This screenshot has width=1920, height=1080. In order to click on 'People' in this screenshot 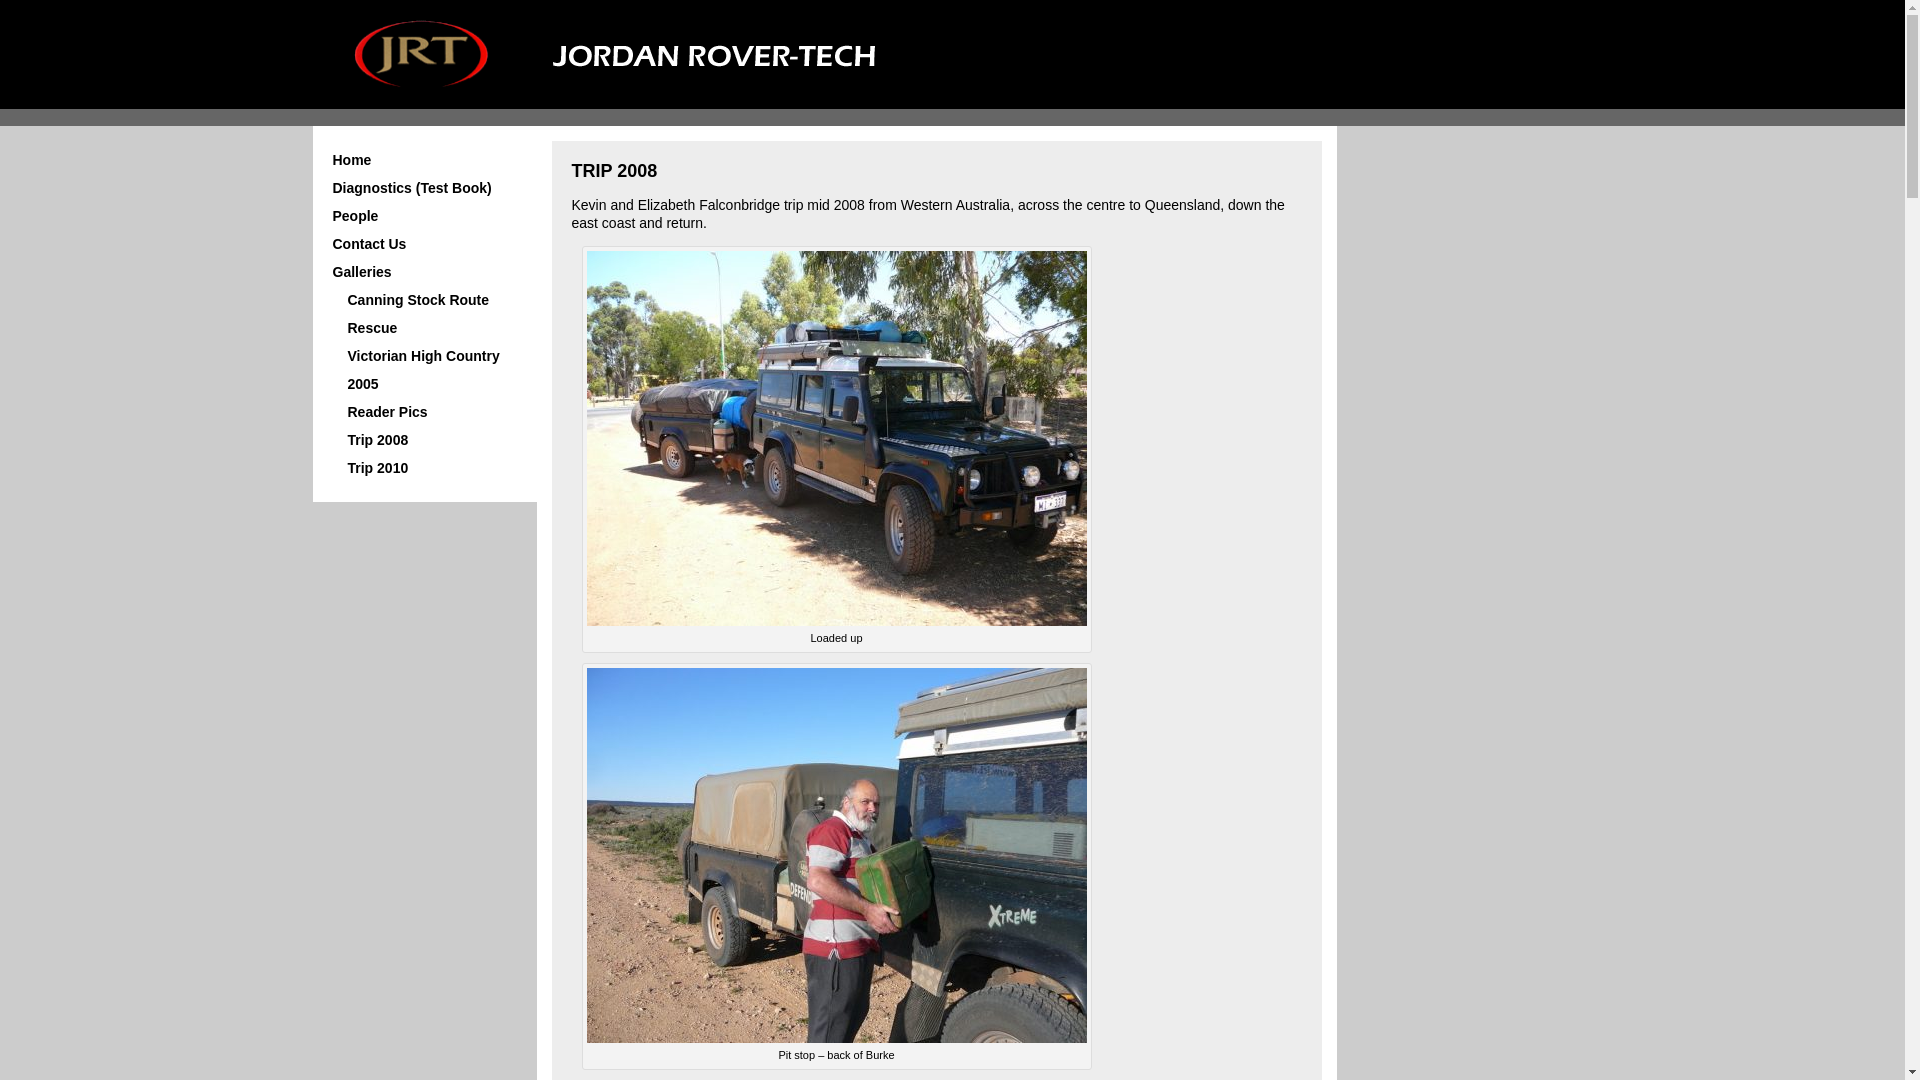, I will do `click(355, 216)`.